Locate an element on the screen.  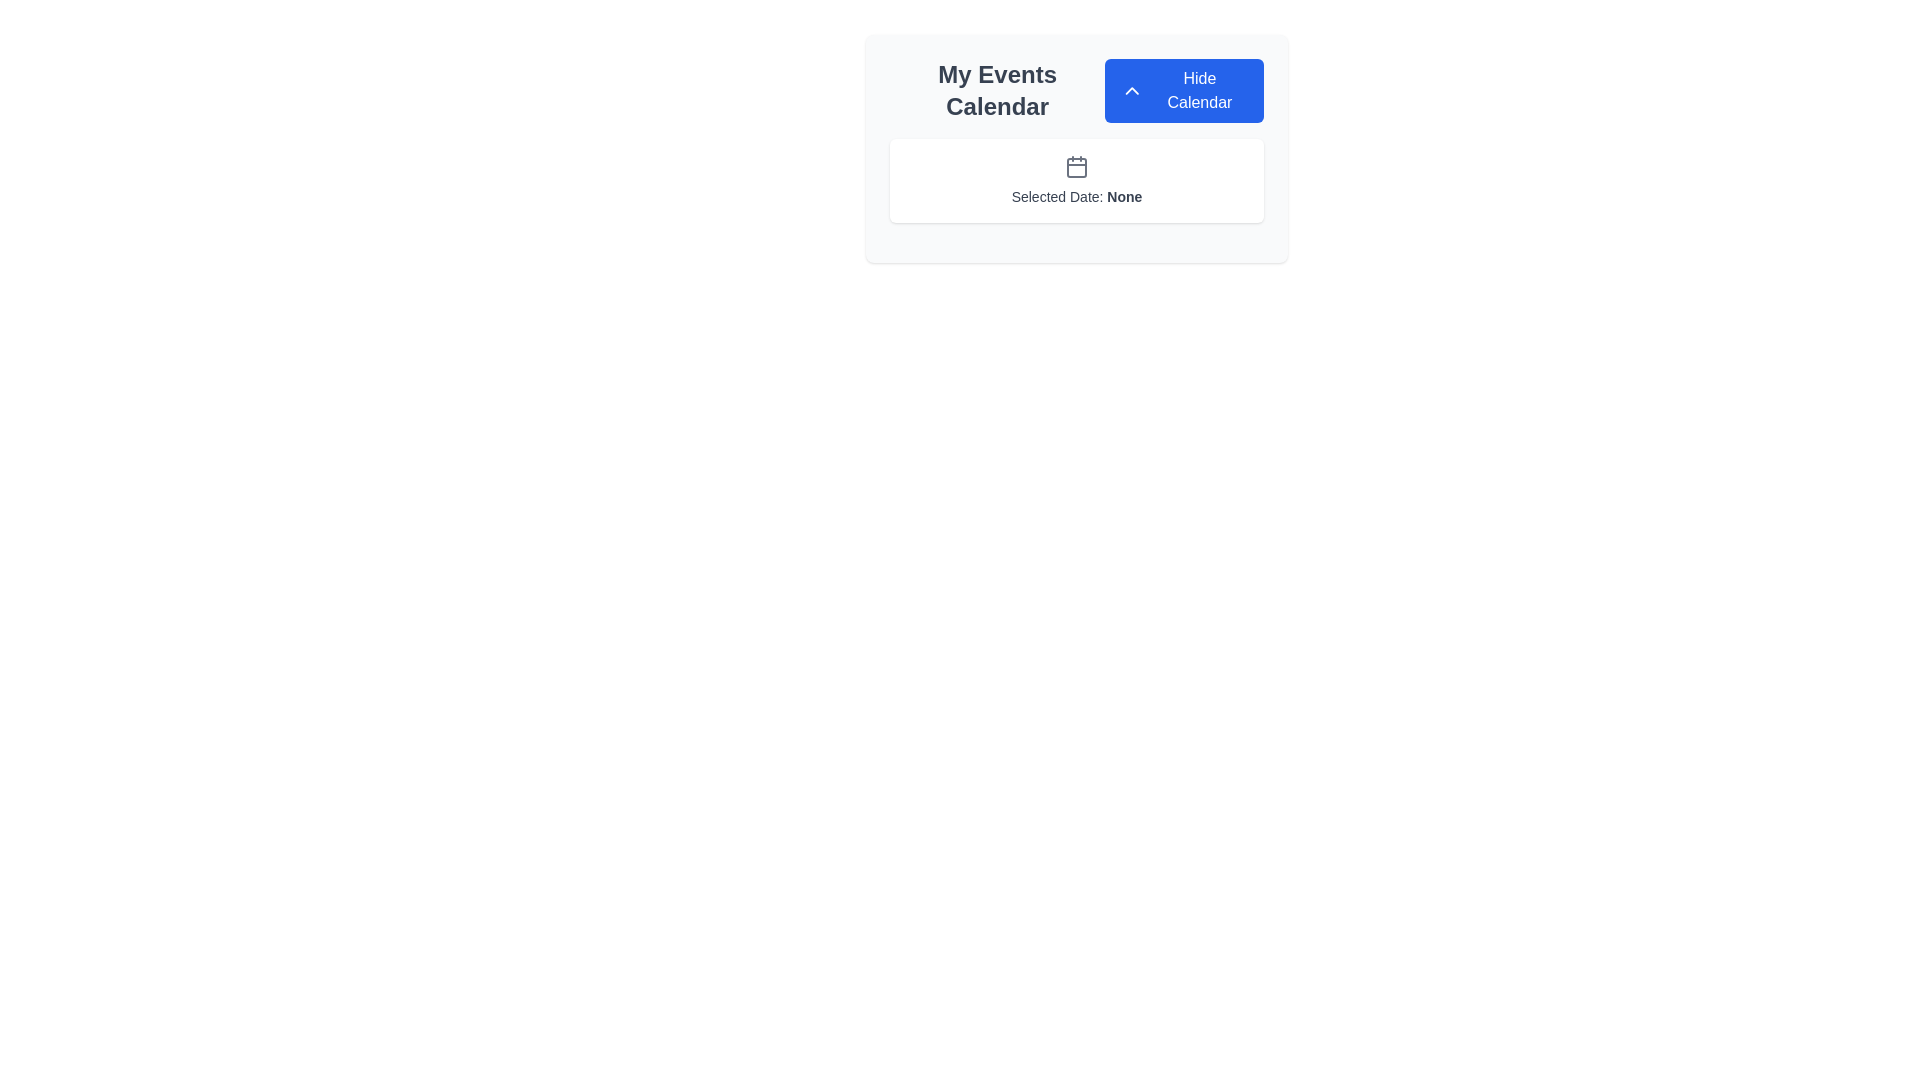
the chevron-up icon located to the left of the 'Hide Calendar' button is located at coordinates (1132, 91).